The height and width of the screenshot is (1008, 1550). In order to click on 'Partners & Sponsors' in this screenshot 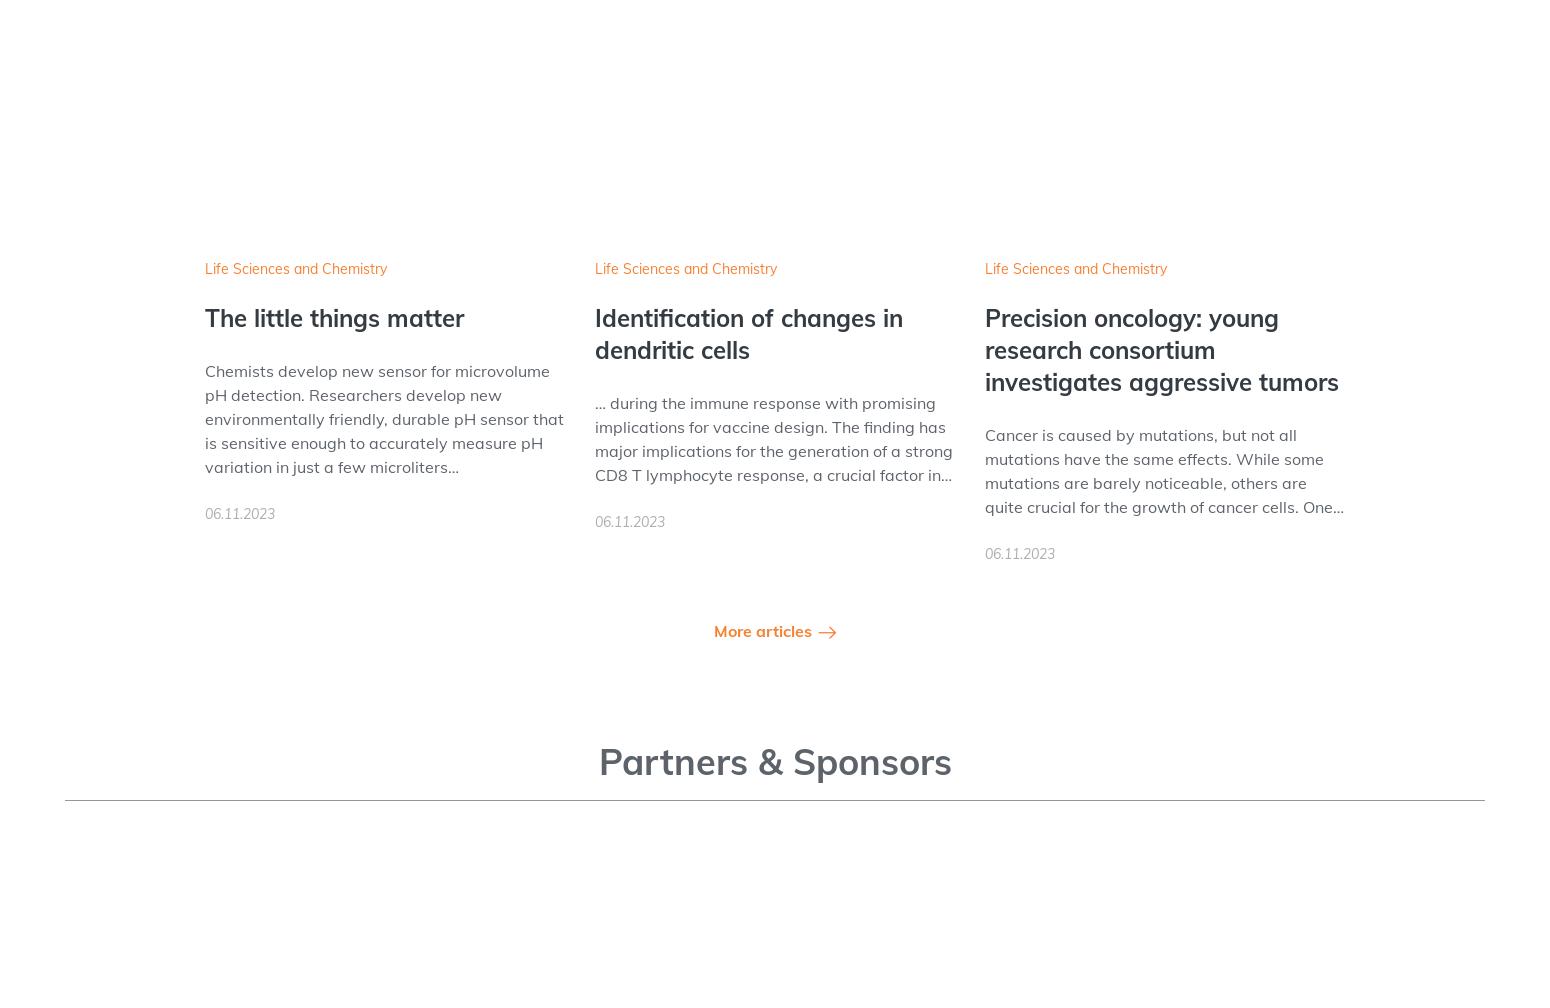, I will do `click(597, 761)`.